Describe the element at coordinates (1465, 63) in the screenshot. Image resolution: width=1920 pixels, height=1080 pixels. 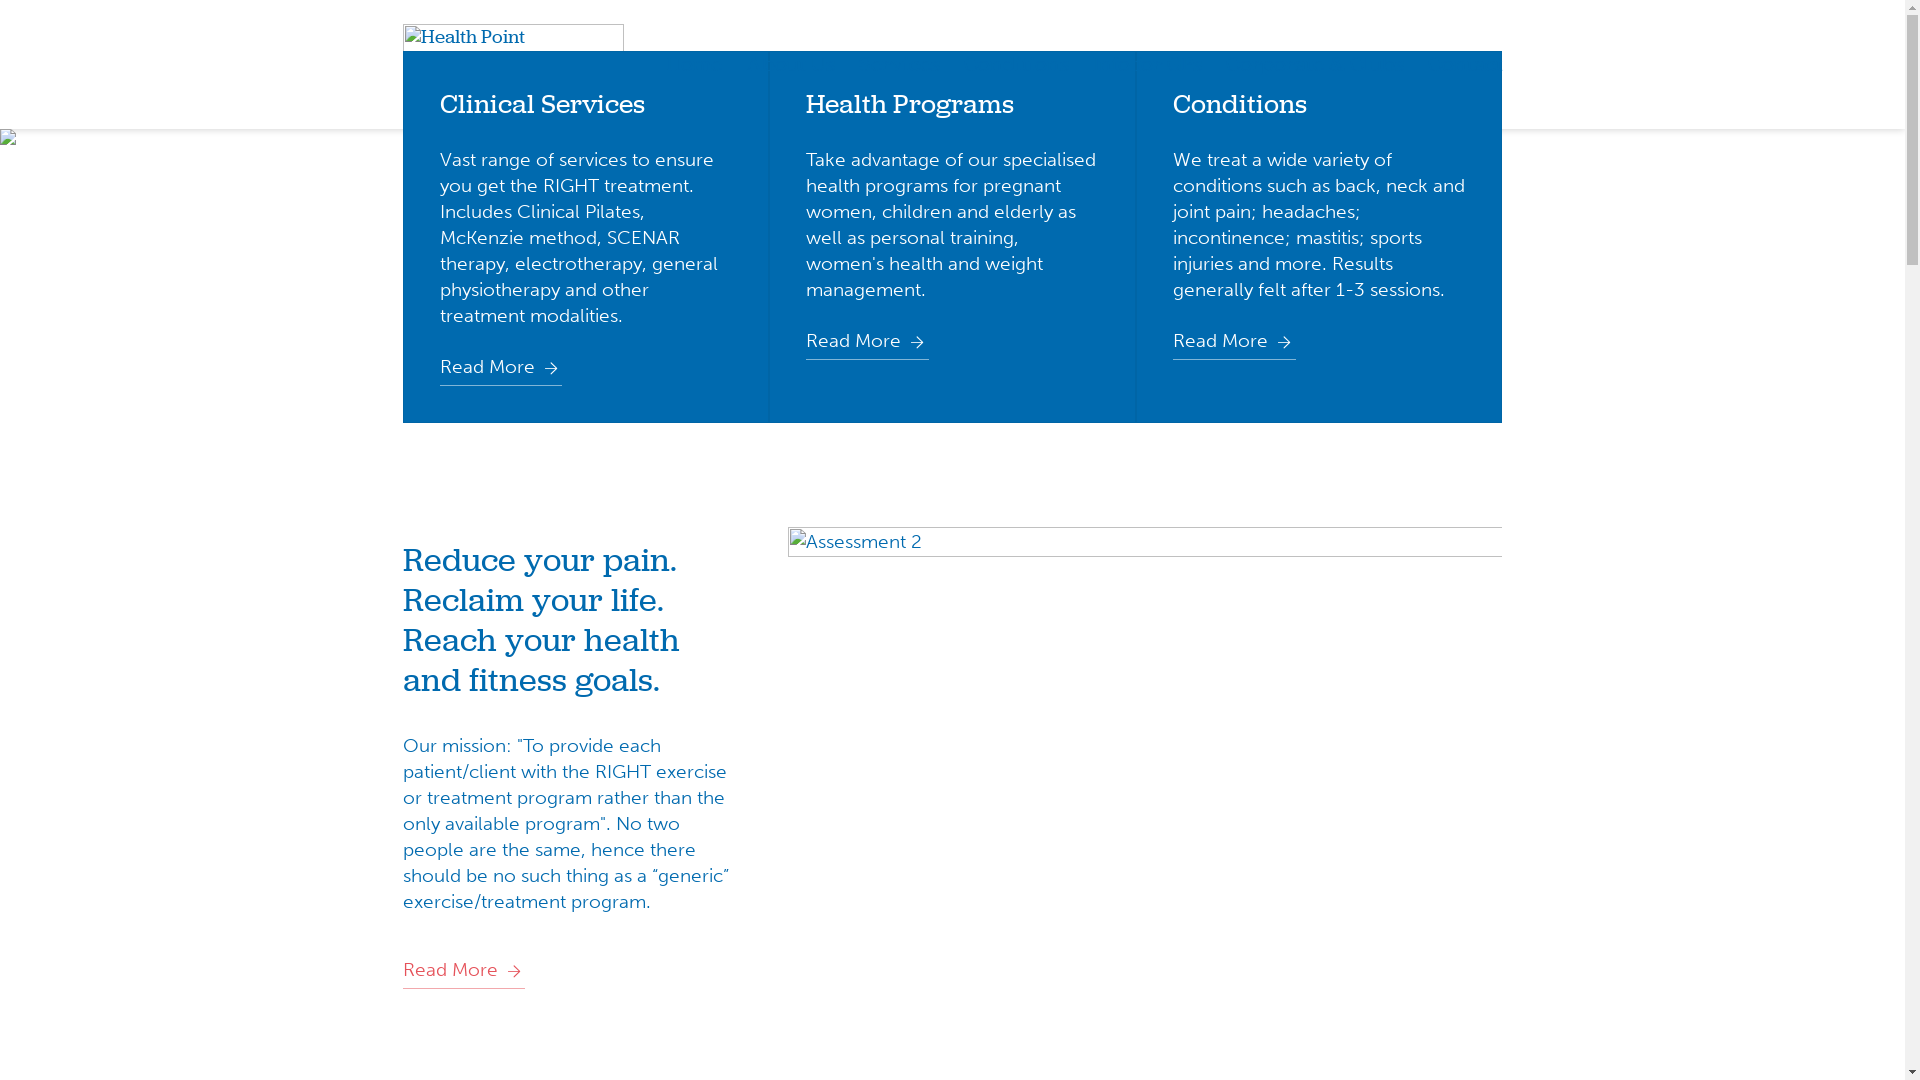
I see `'Contact'` at that location.